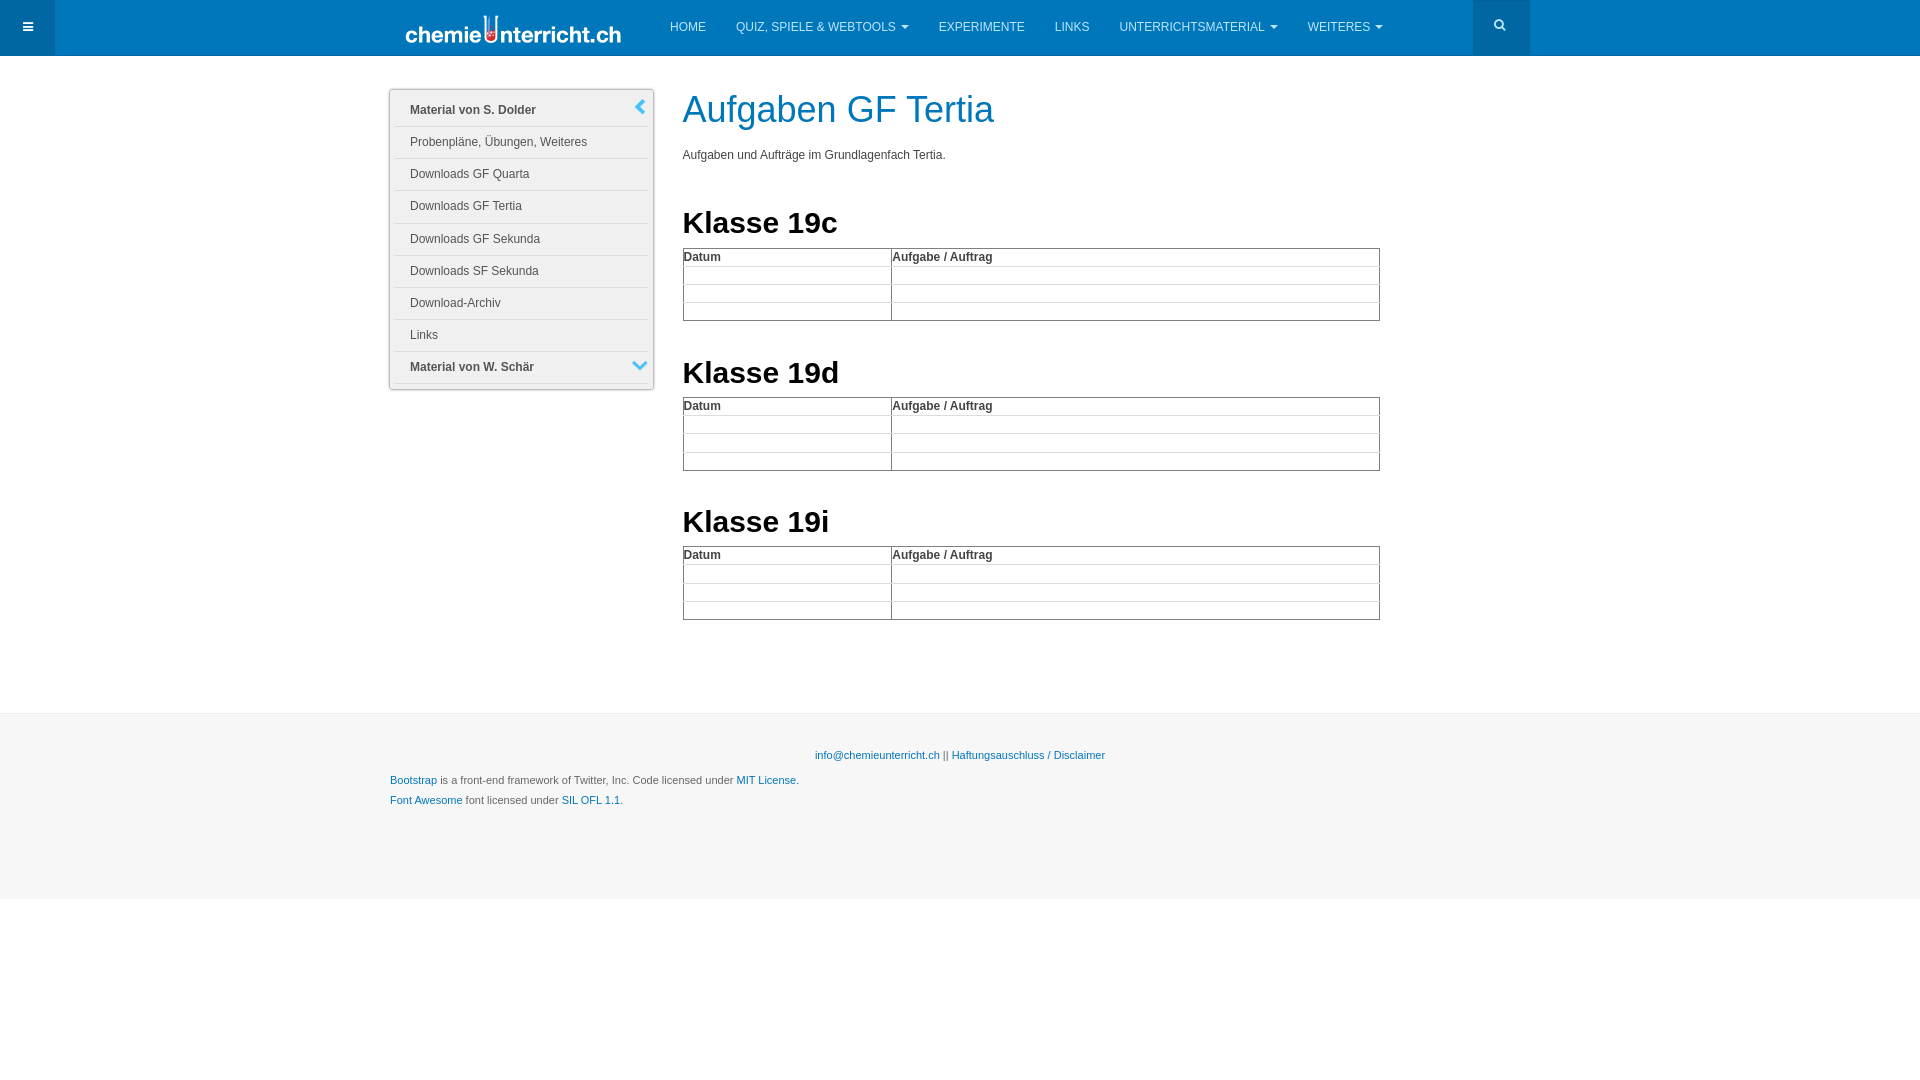 This screenshot has width=1920, height=1080. I want to click on 'Haftungsauschluss / Disclaimer', so click(1028, 755).